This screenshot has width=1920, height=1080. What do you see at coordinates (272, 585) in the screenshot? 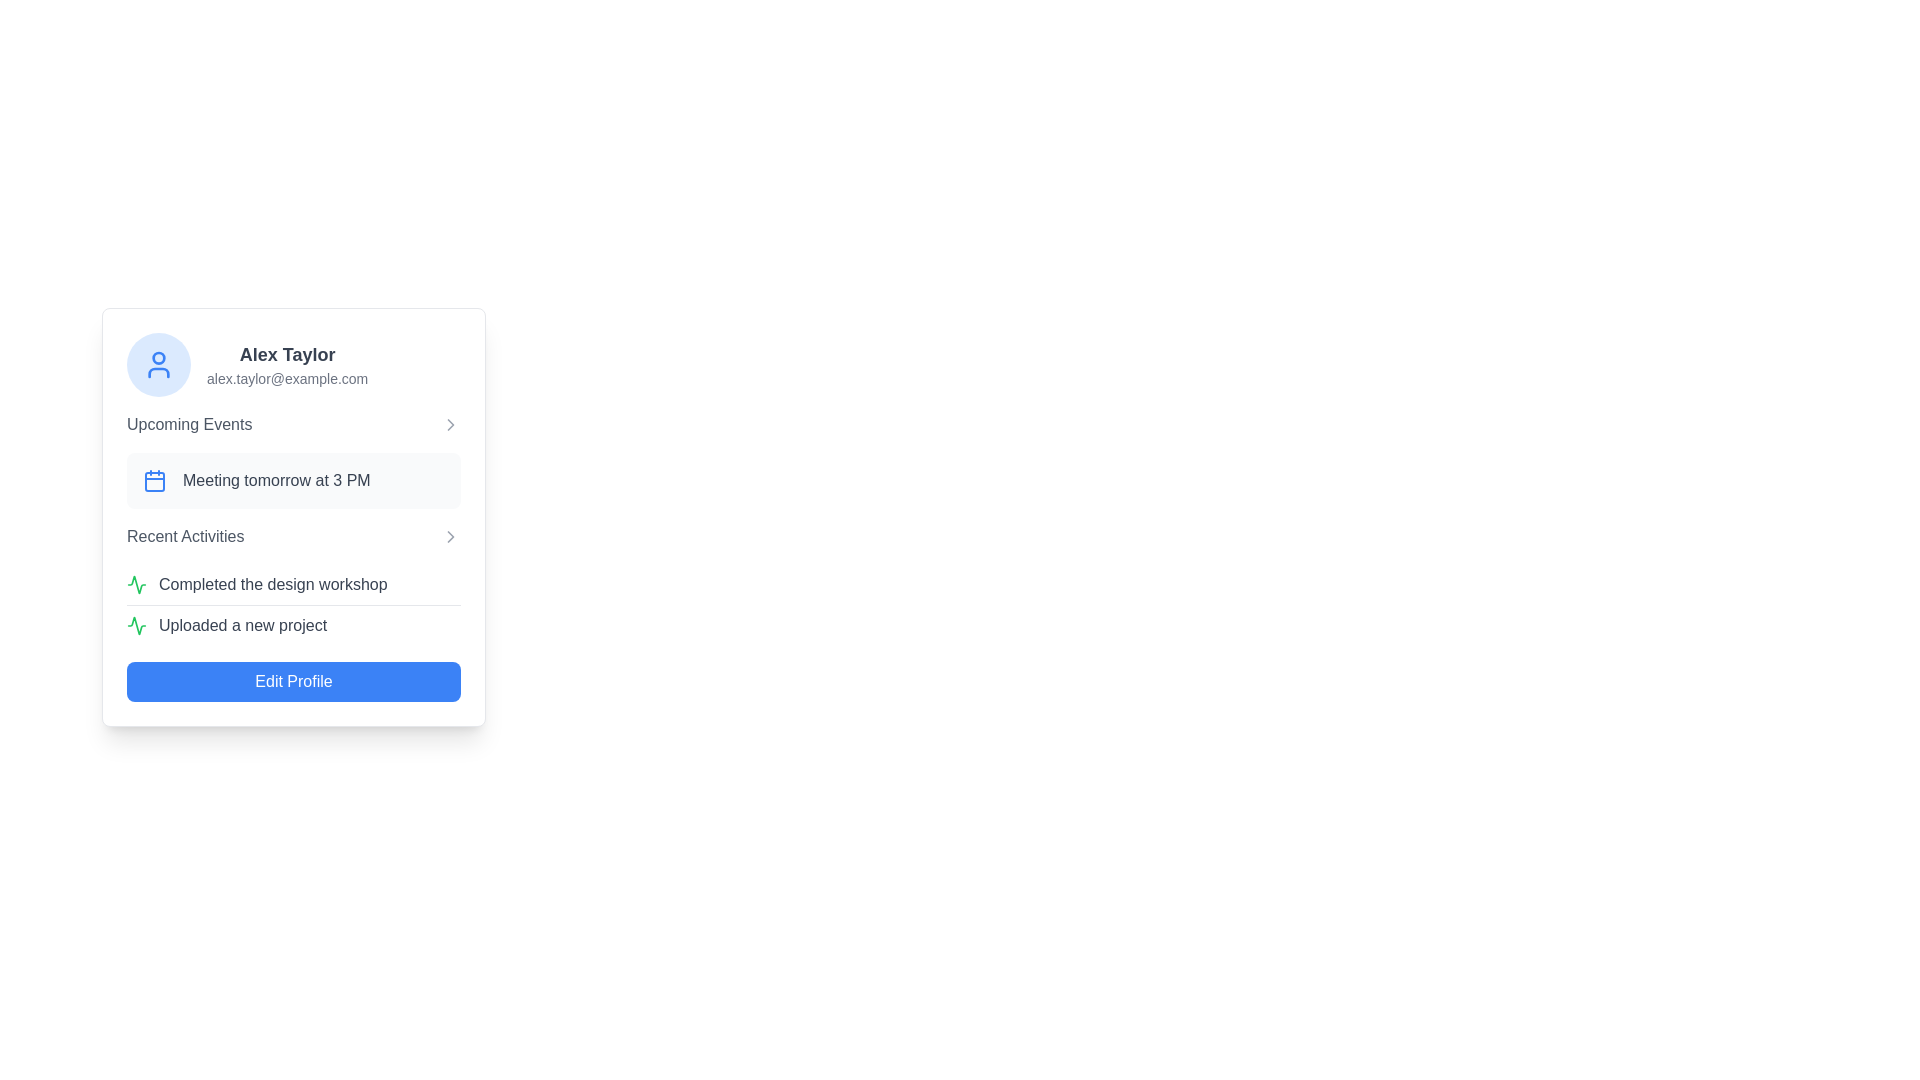
I see `the text element displaying 'Completed the design workshop', which is located under the 'Recent Activities' section` at bounding box center [272, 585].